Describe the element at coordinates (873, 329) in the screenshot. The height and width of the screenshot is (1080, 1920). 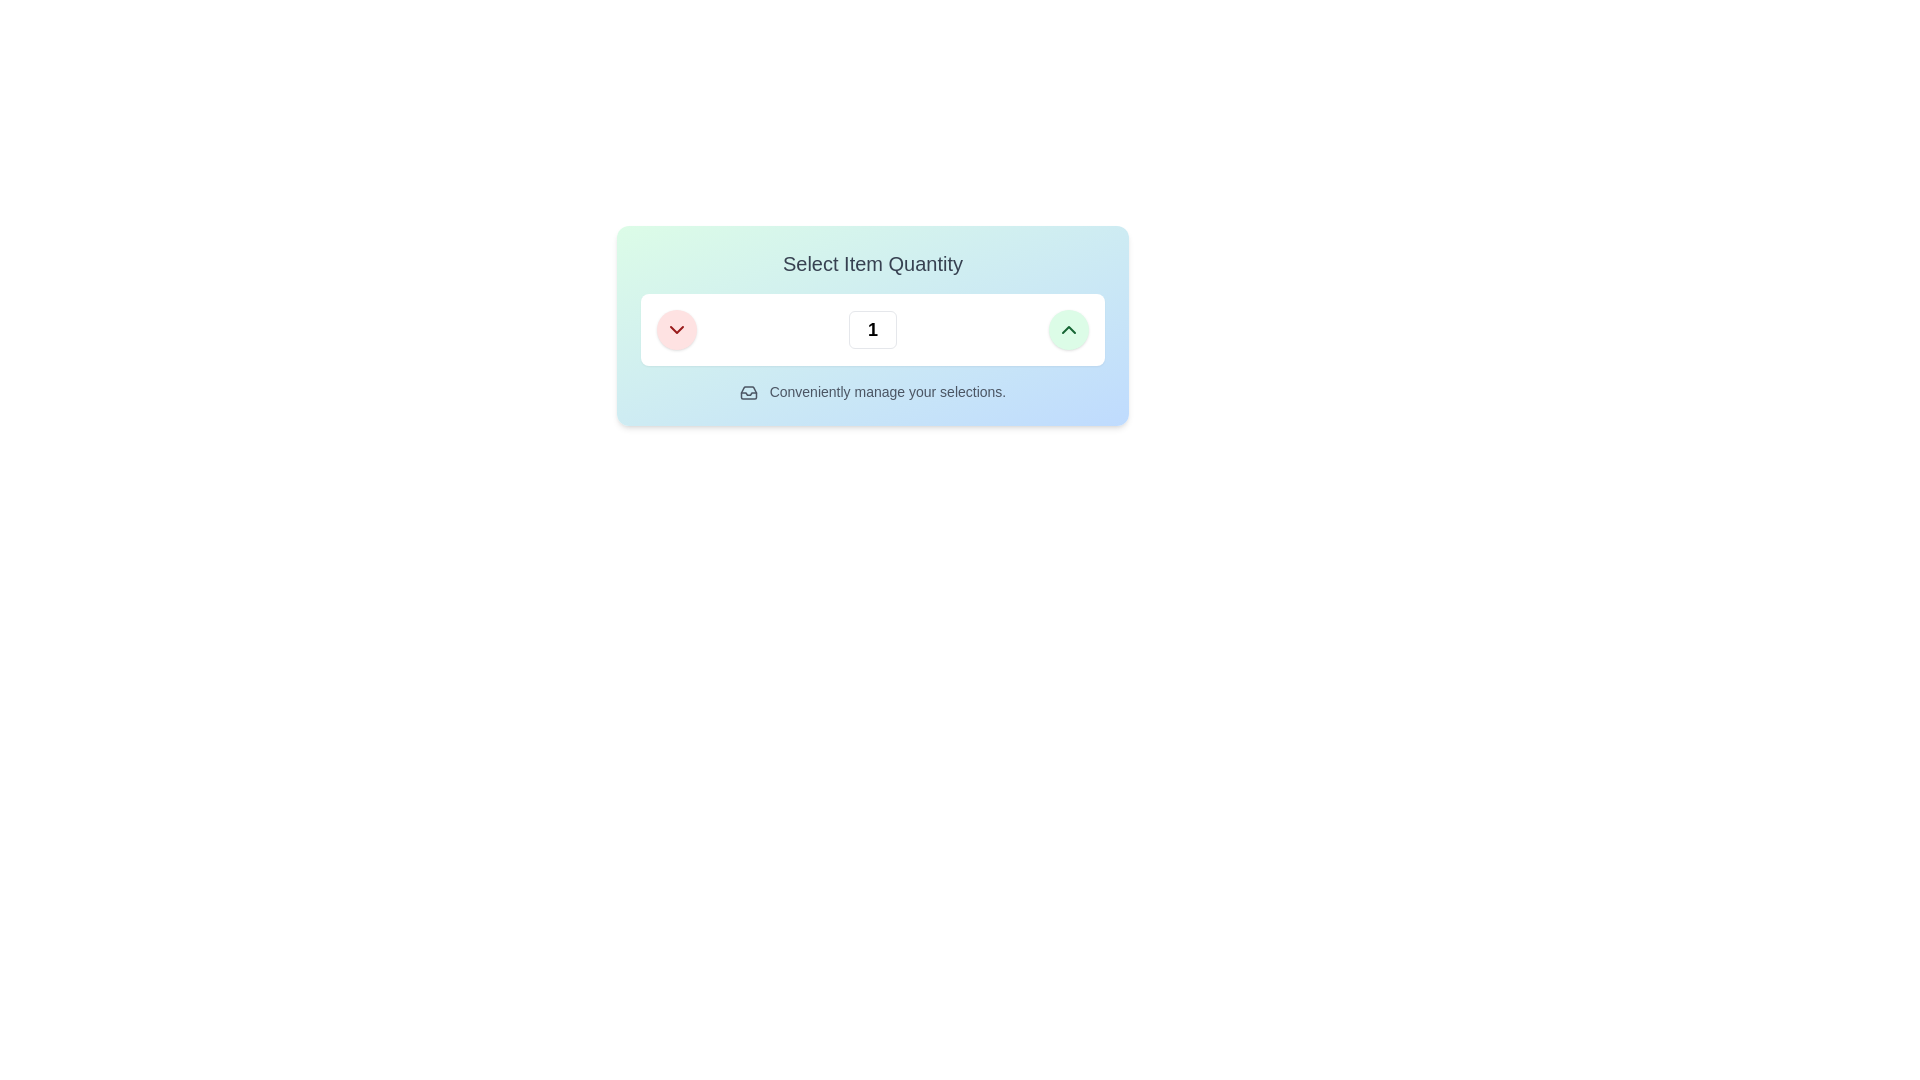
I see `the numeric input field that is styled with a white background, bordered with a gray outline, and contains the number '1' centered within it` at that location.